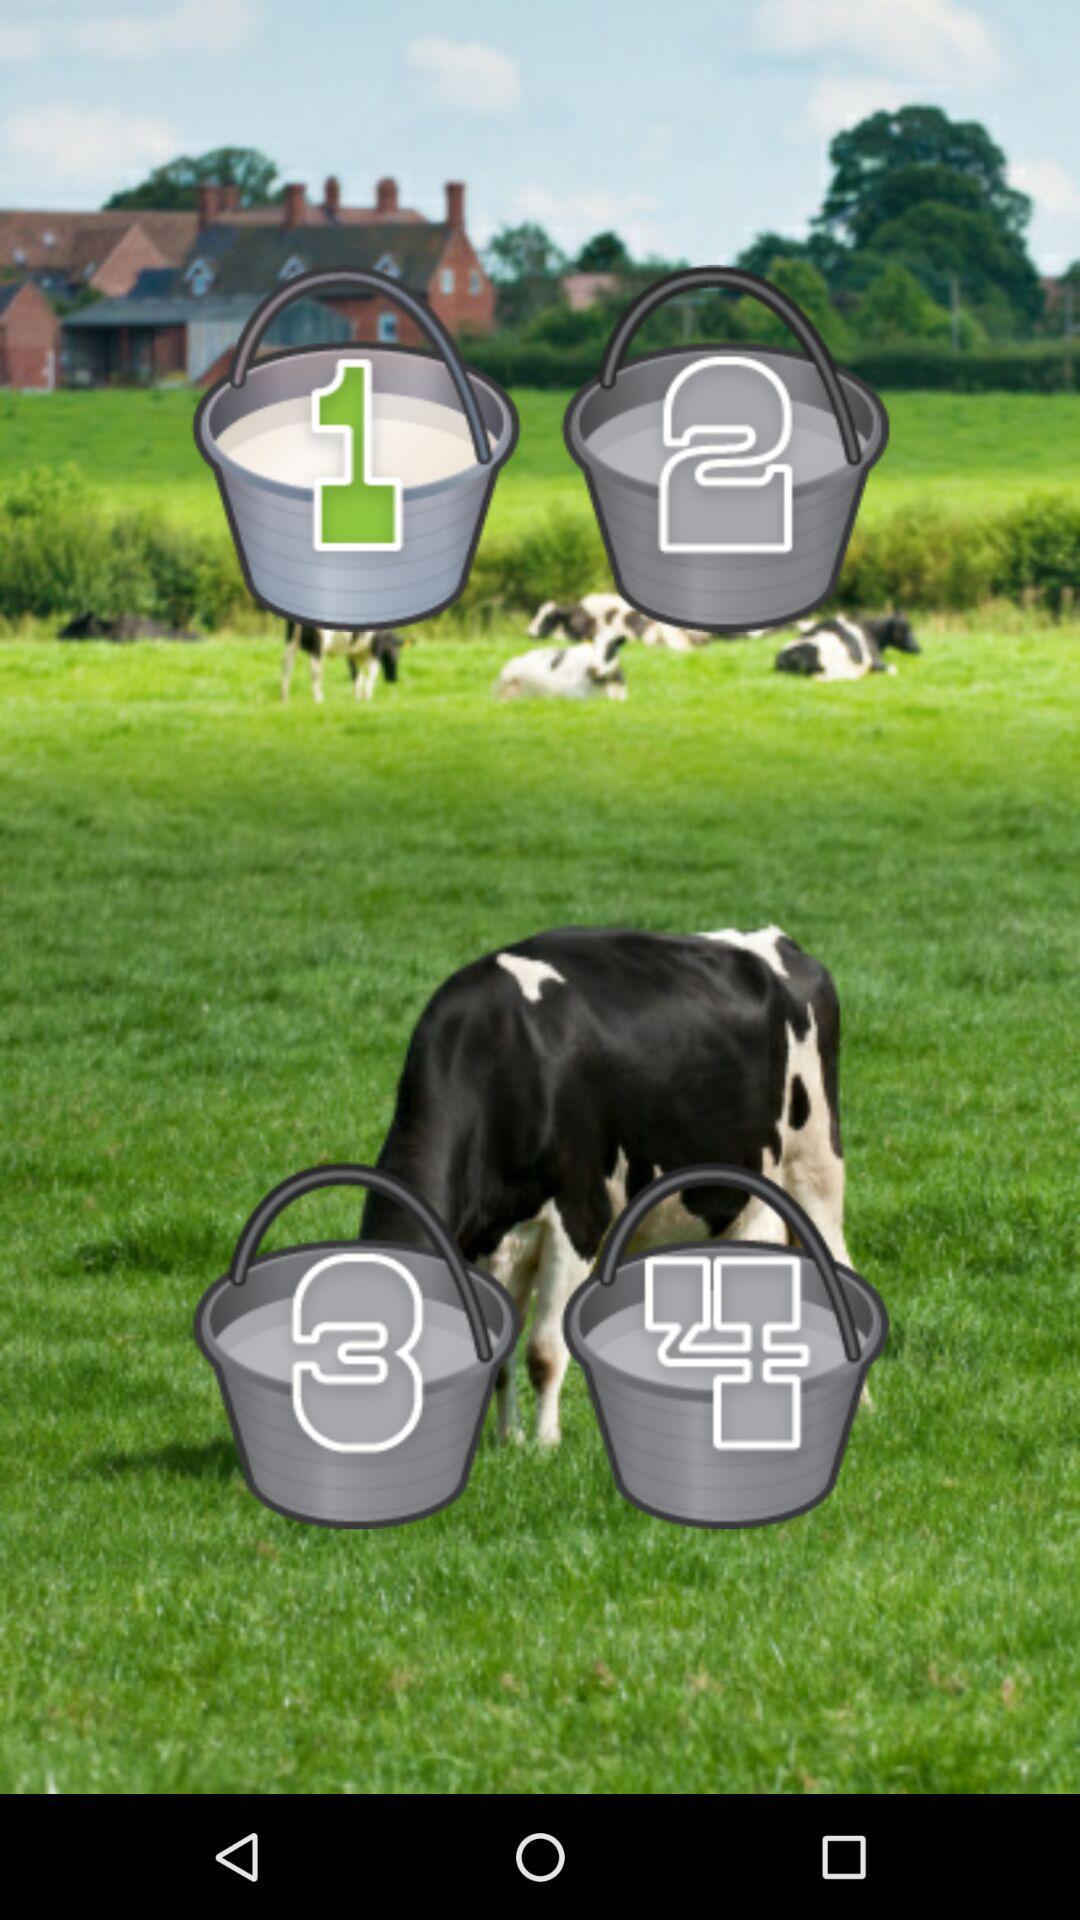 This screenshot has width=1080, height=1920. What do you see at coordinates (723, 447) in the screenshot?
I see `bucket number 2` at bounding box center [723, 447].